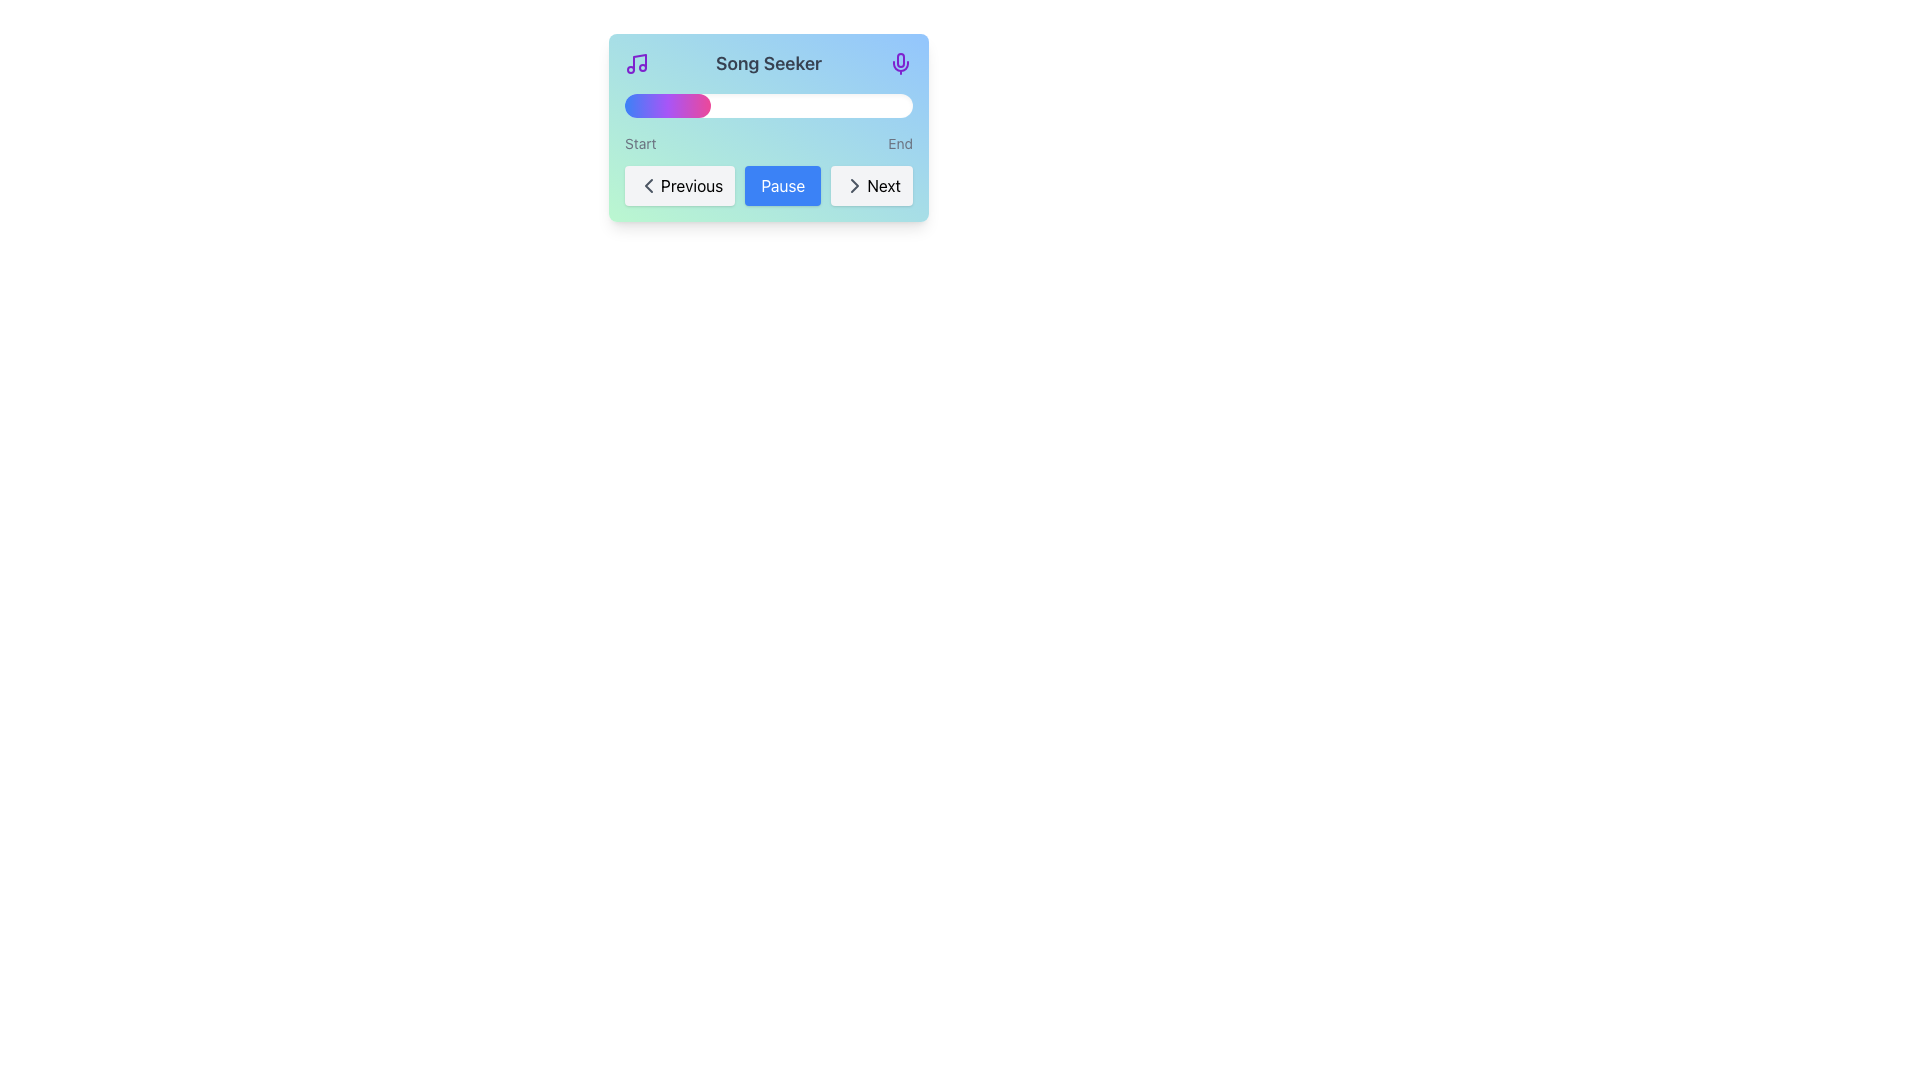  What do you see at coordinates (680, 185) in the screenshot?
I see `the 'Previous' button, which is a light gray rectangular button with rounded edges located at the bottom left of the interface` at bounding box center [680, 185].